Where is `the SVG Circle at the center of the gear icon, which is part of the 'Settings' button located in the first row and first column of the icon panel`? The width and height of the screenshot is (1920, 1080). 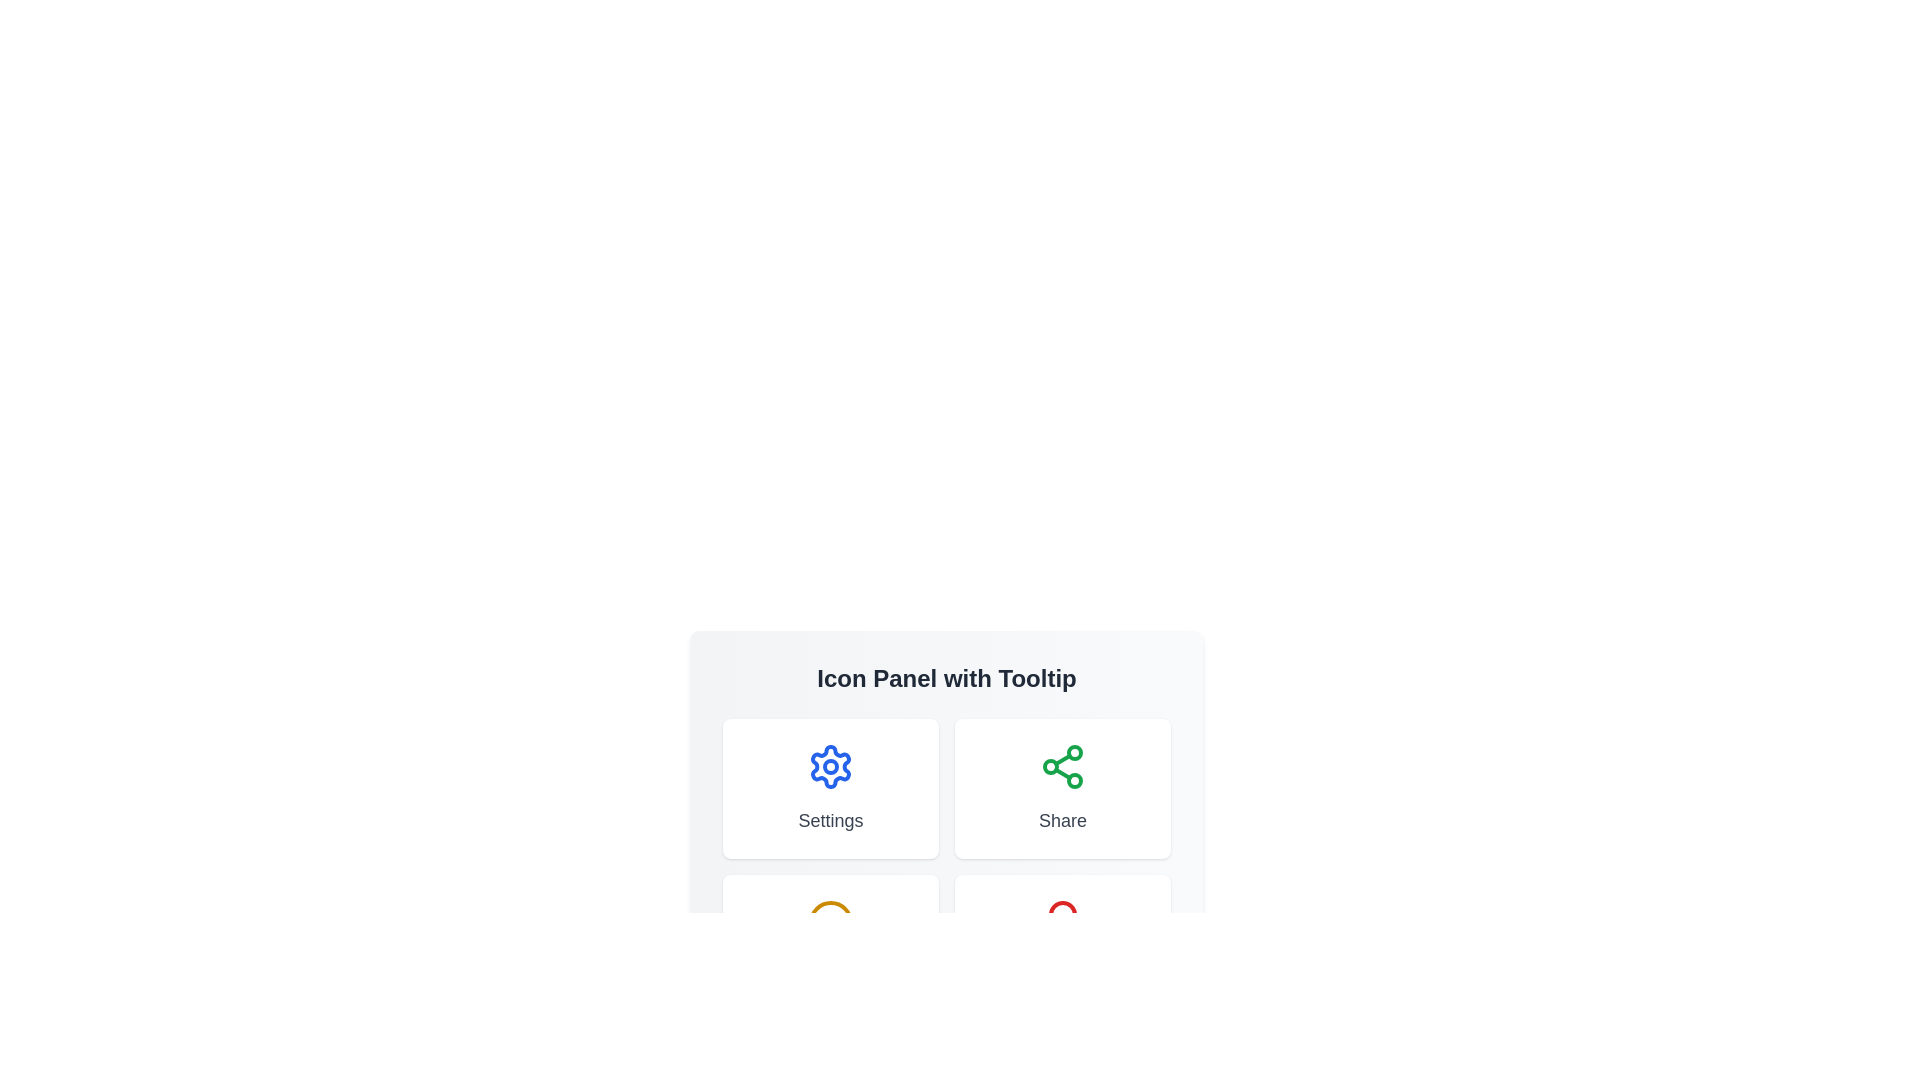 the SVG Circle at the center of the gear icon, which is part of the 'Settings' button located in the first row and first column of the icon panel is located at coordinates (830, 766).